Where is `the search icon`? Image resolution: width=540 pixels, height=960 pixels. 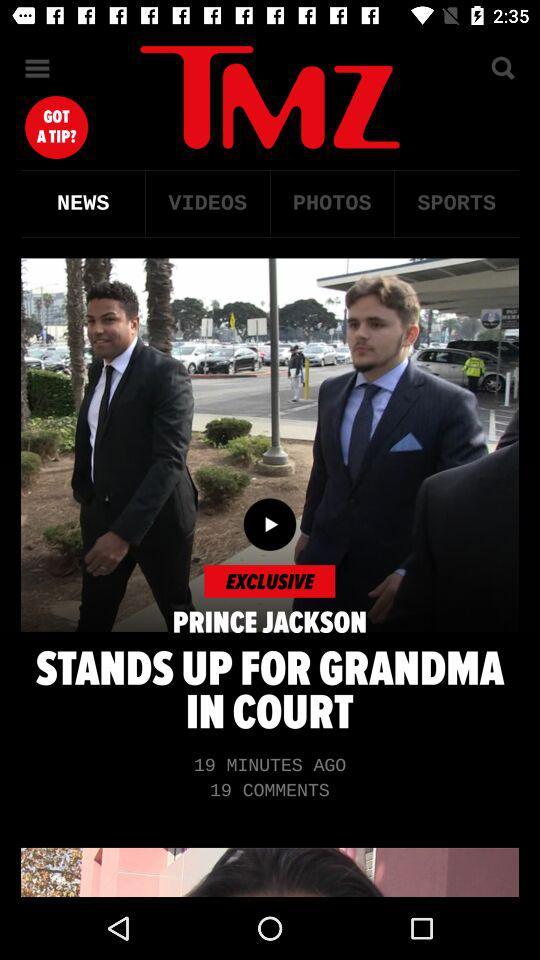
the search icon is located at coordinates (501, 68).